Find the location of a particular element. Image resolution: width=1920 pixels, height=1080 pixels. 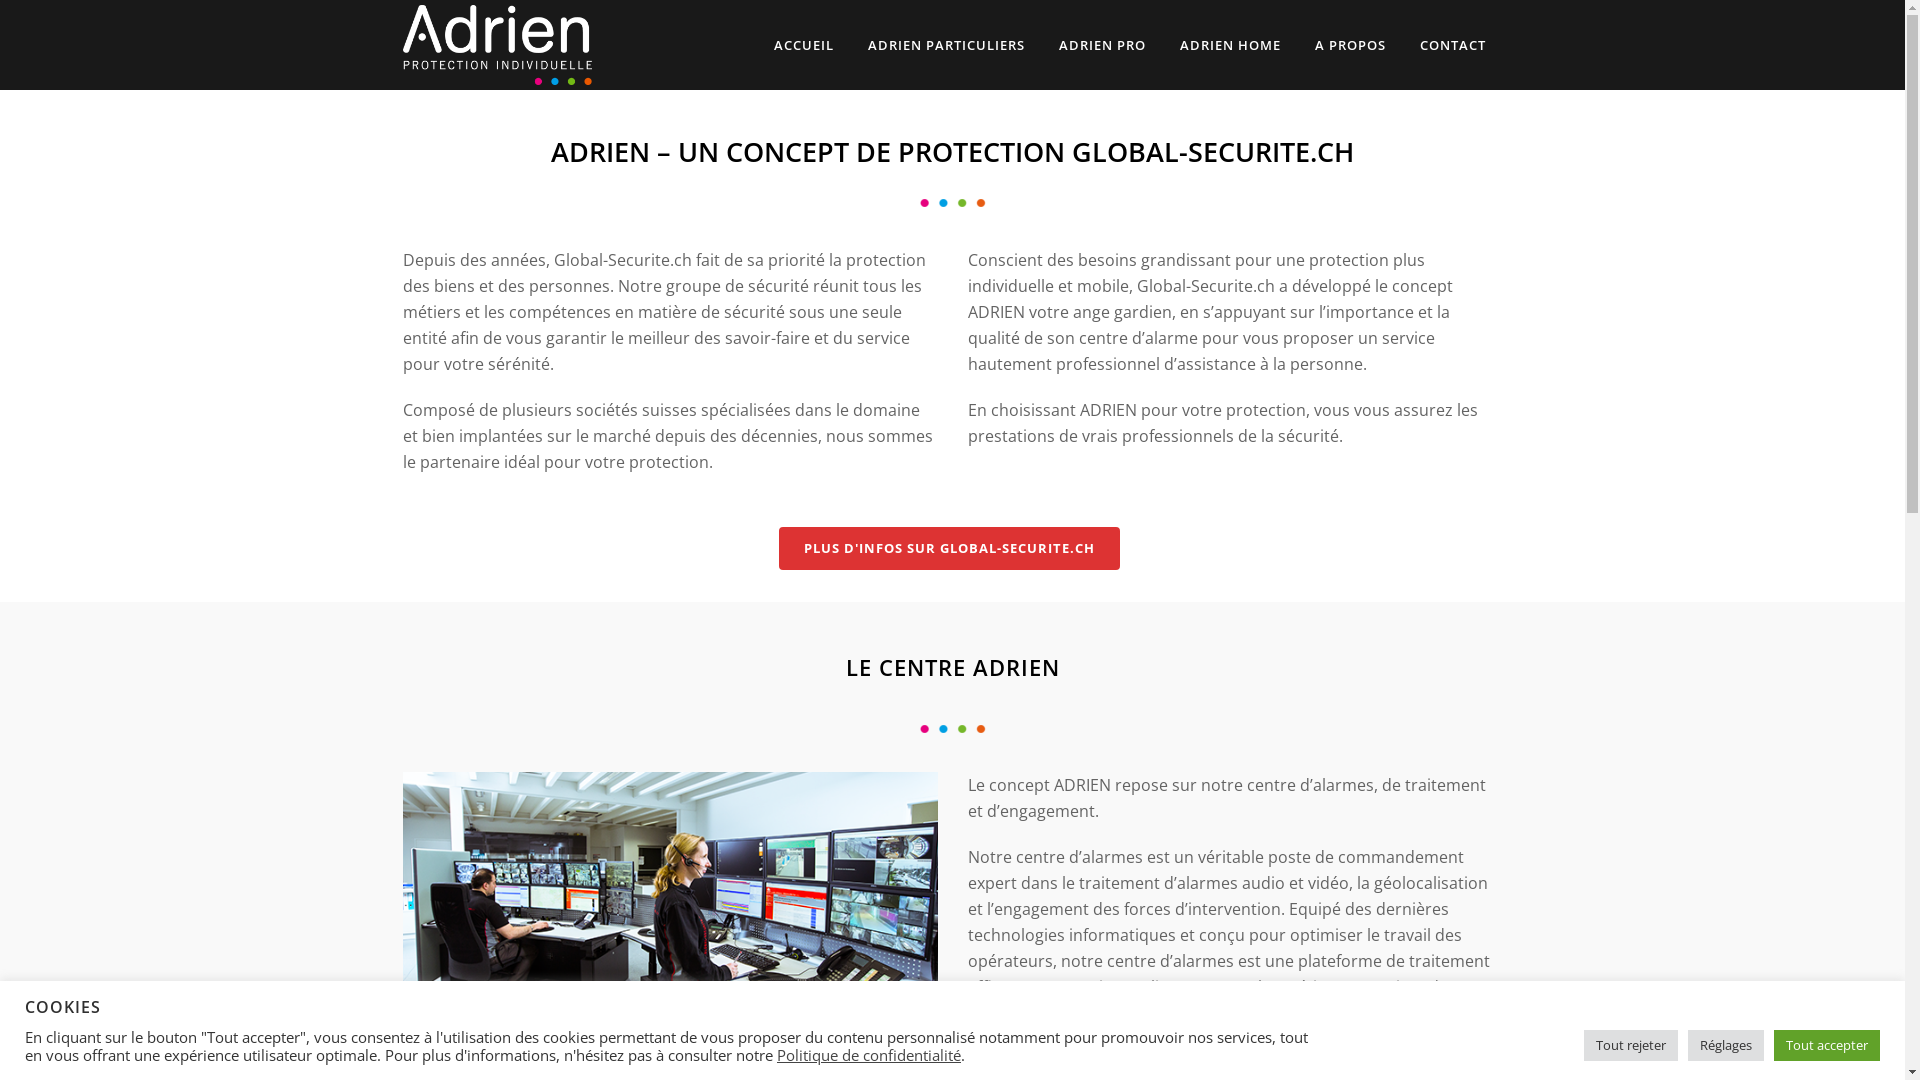

'Tout accepter' is located at coordinates (1827, 1044).